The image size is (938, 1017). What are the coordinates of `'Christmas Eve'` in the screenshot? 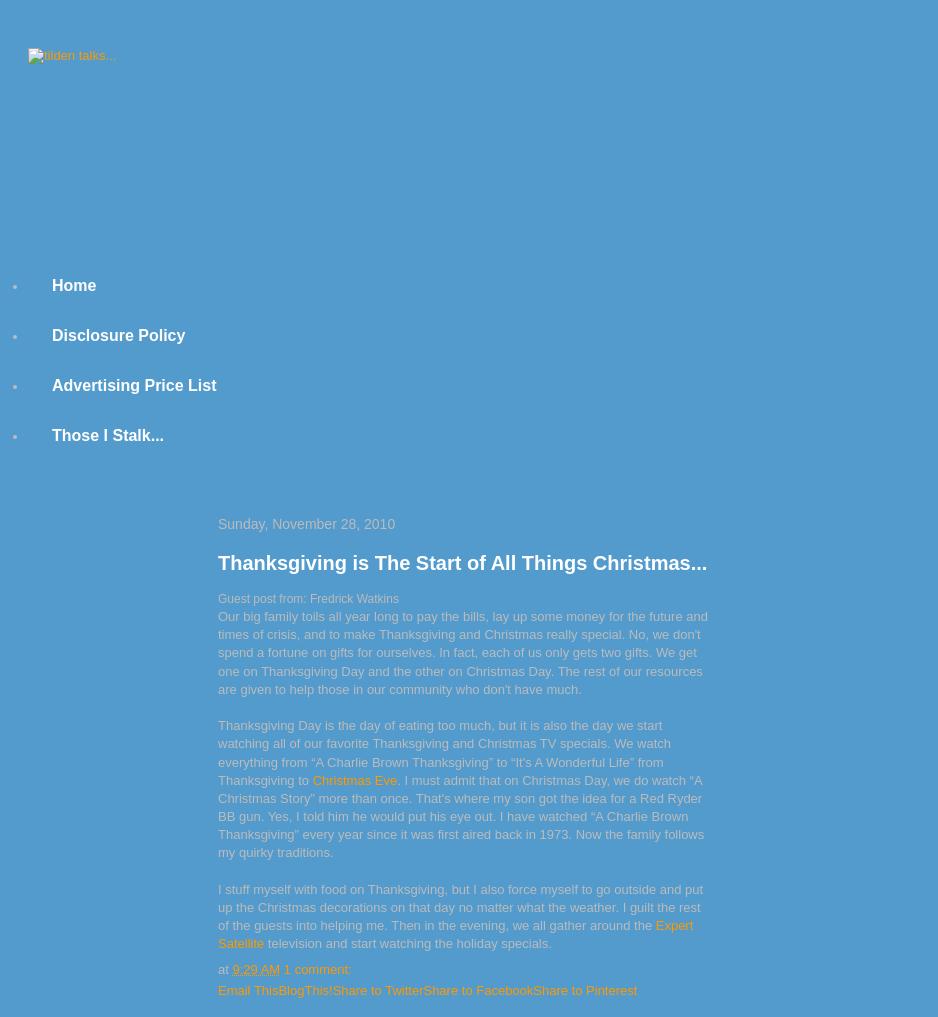 It's located at (354, 779).